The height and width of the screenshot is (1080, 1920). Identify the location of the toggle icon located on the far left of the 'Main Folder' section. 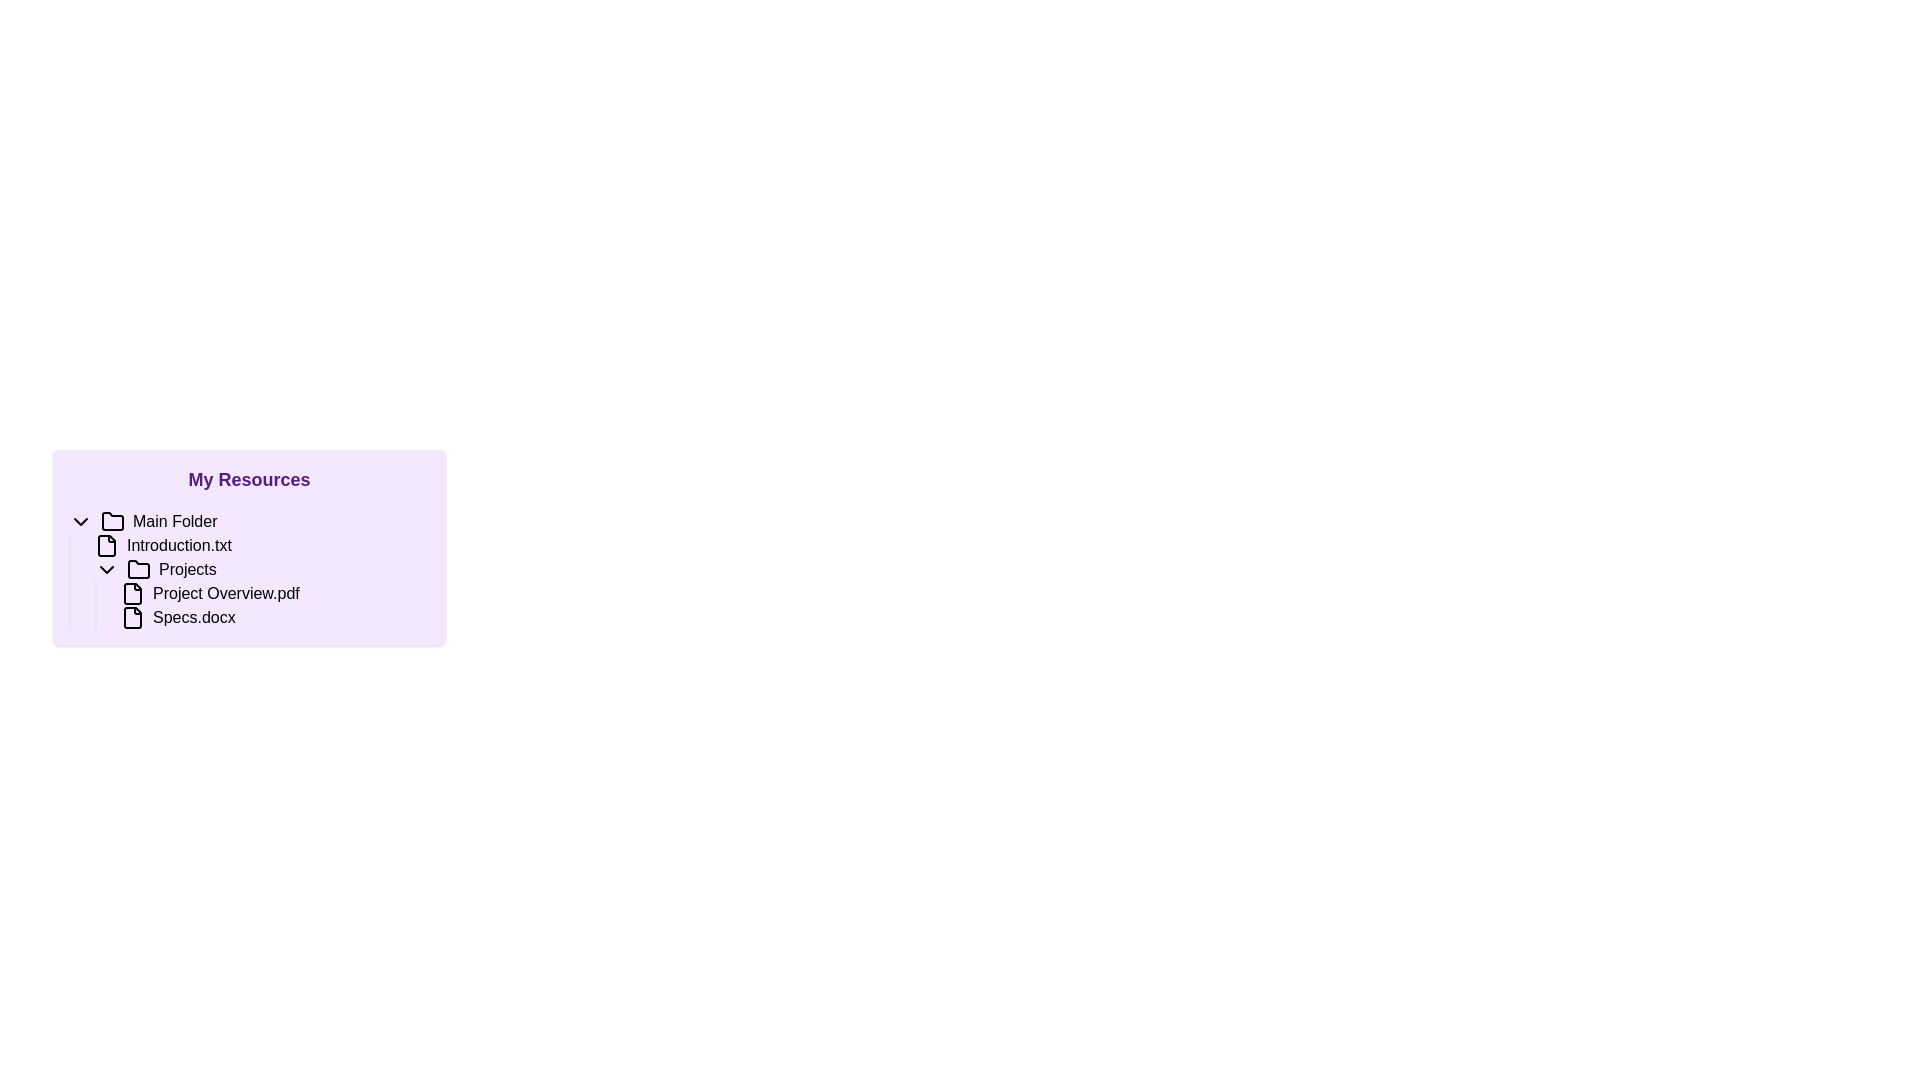
(80, 520).